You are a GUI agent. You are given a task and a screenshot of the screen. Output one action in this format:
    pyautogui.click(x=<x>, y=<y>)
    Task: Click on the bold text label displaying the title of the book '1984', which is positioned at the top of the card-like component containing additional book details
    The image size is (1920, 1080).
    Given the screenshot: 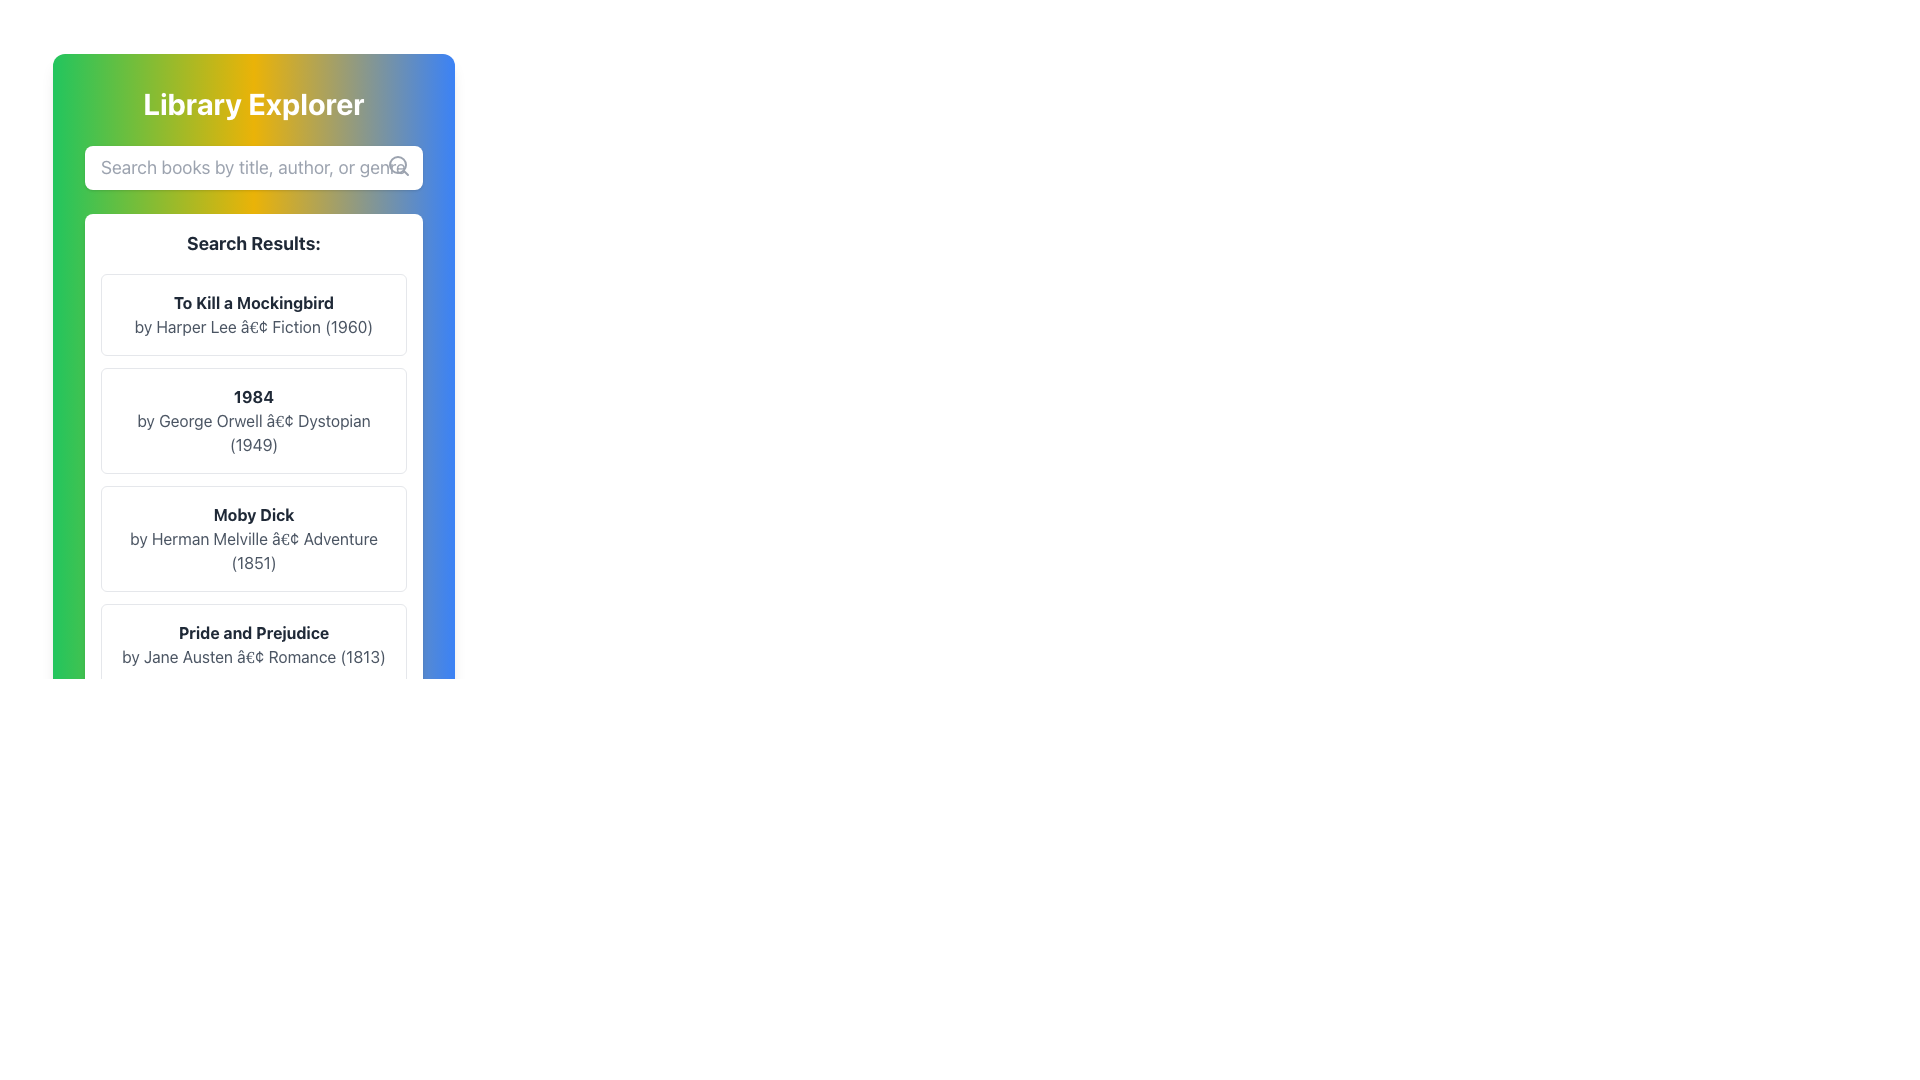 What is the action you would take?
    pyautogui.click(x=253, y=397)
    